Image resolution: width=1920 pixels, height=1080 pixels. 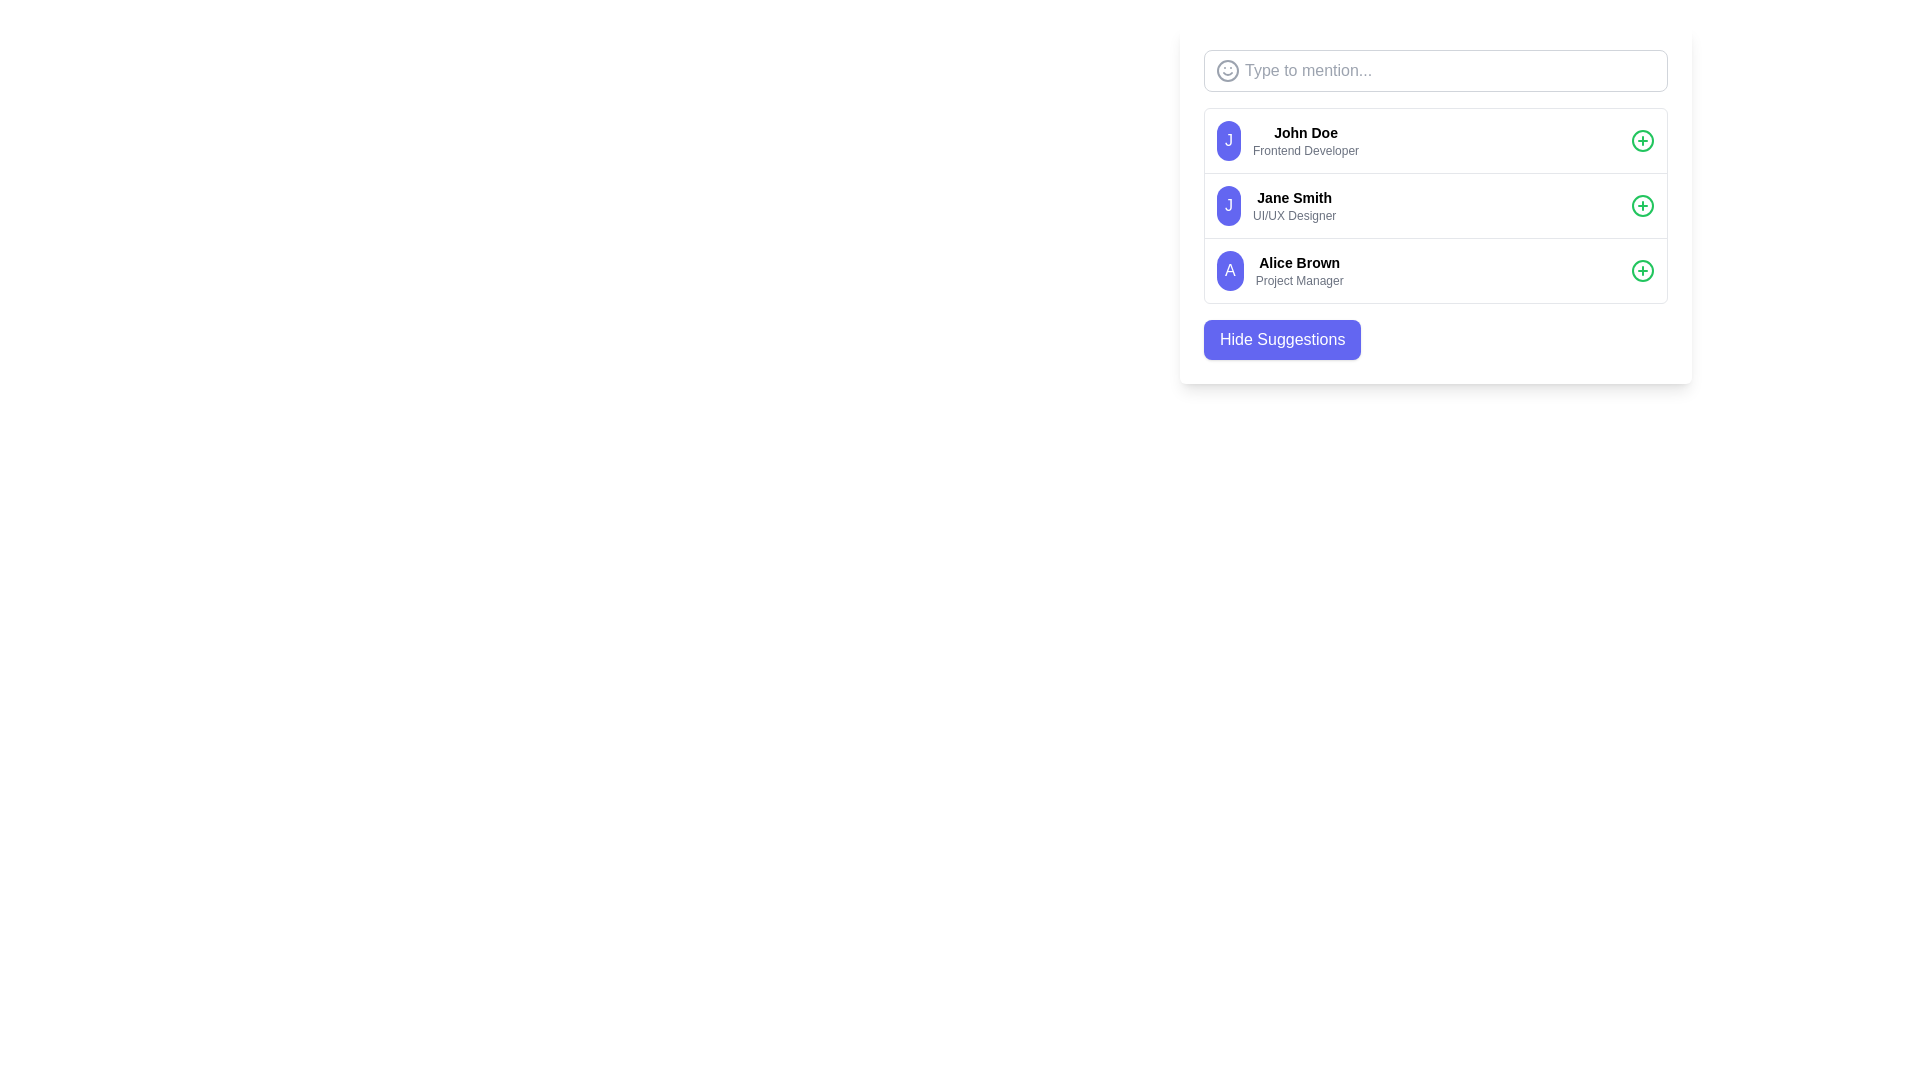 What do you see at coordinates (1642, 270) in the screenshot?
I see `the Circle-button located to the right of the 'Alice Brown' text in the suggestion list` at bounding box center [1642, 270].